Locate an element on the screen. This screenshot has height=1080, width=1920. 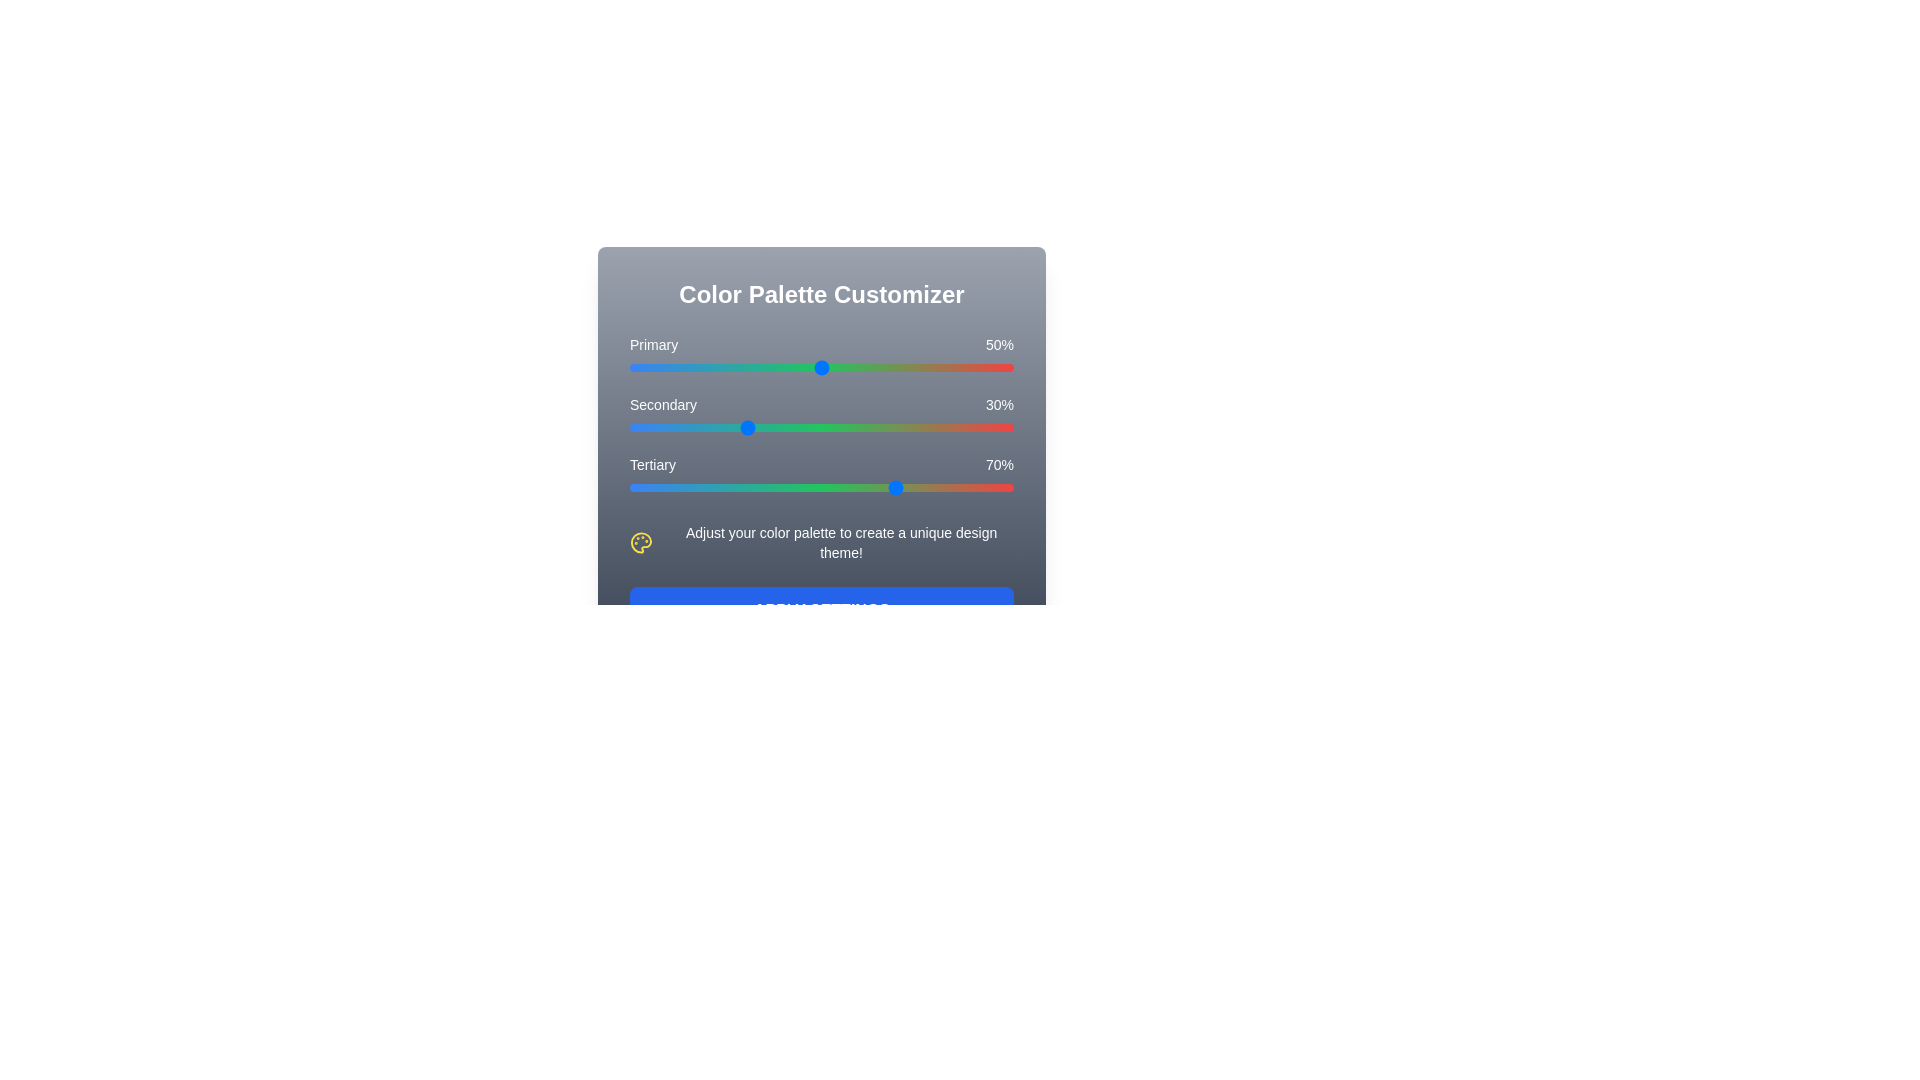
the primary color intensity is located at coordinates (833, 367).